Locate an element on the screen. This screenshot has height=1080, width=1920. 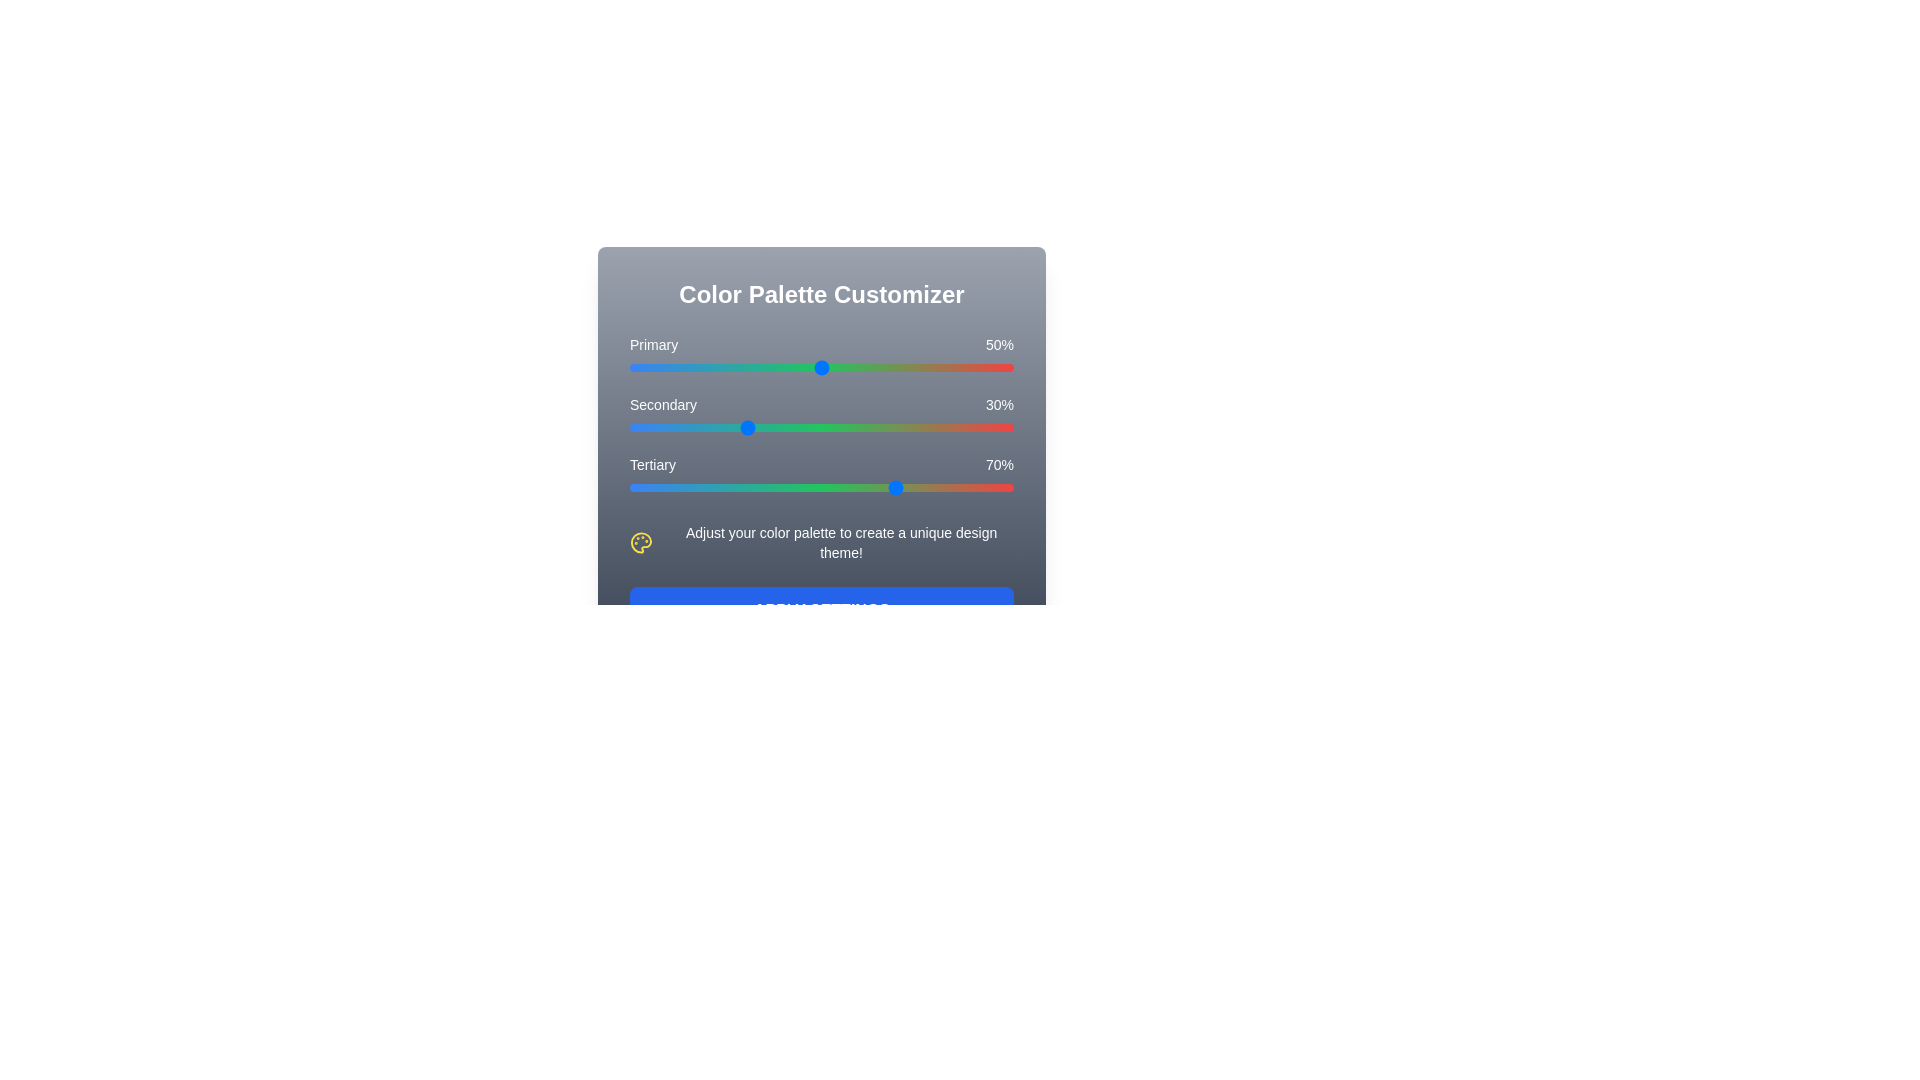
the primary color intensity is located at coordinates (833, 367).